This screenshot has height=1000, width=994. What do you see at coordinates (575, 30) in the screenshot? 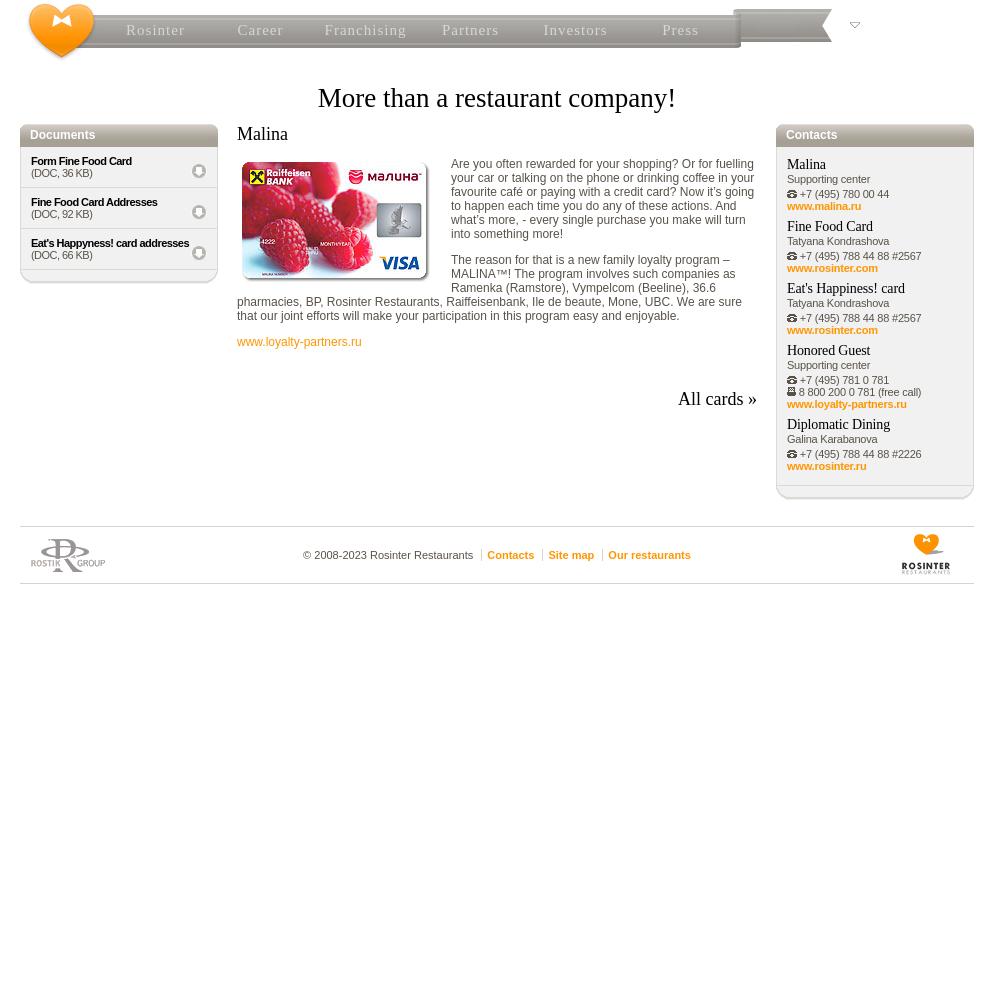
I see `'Investors'` at bounding box center [575, 30].